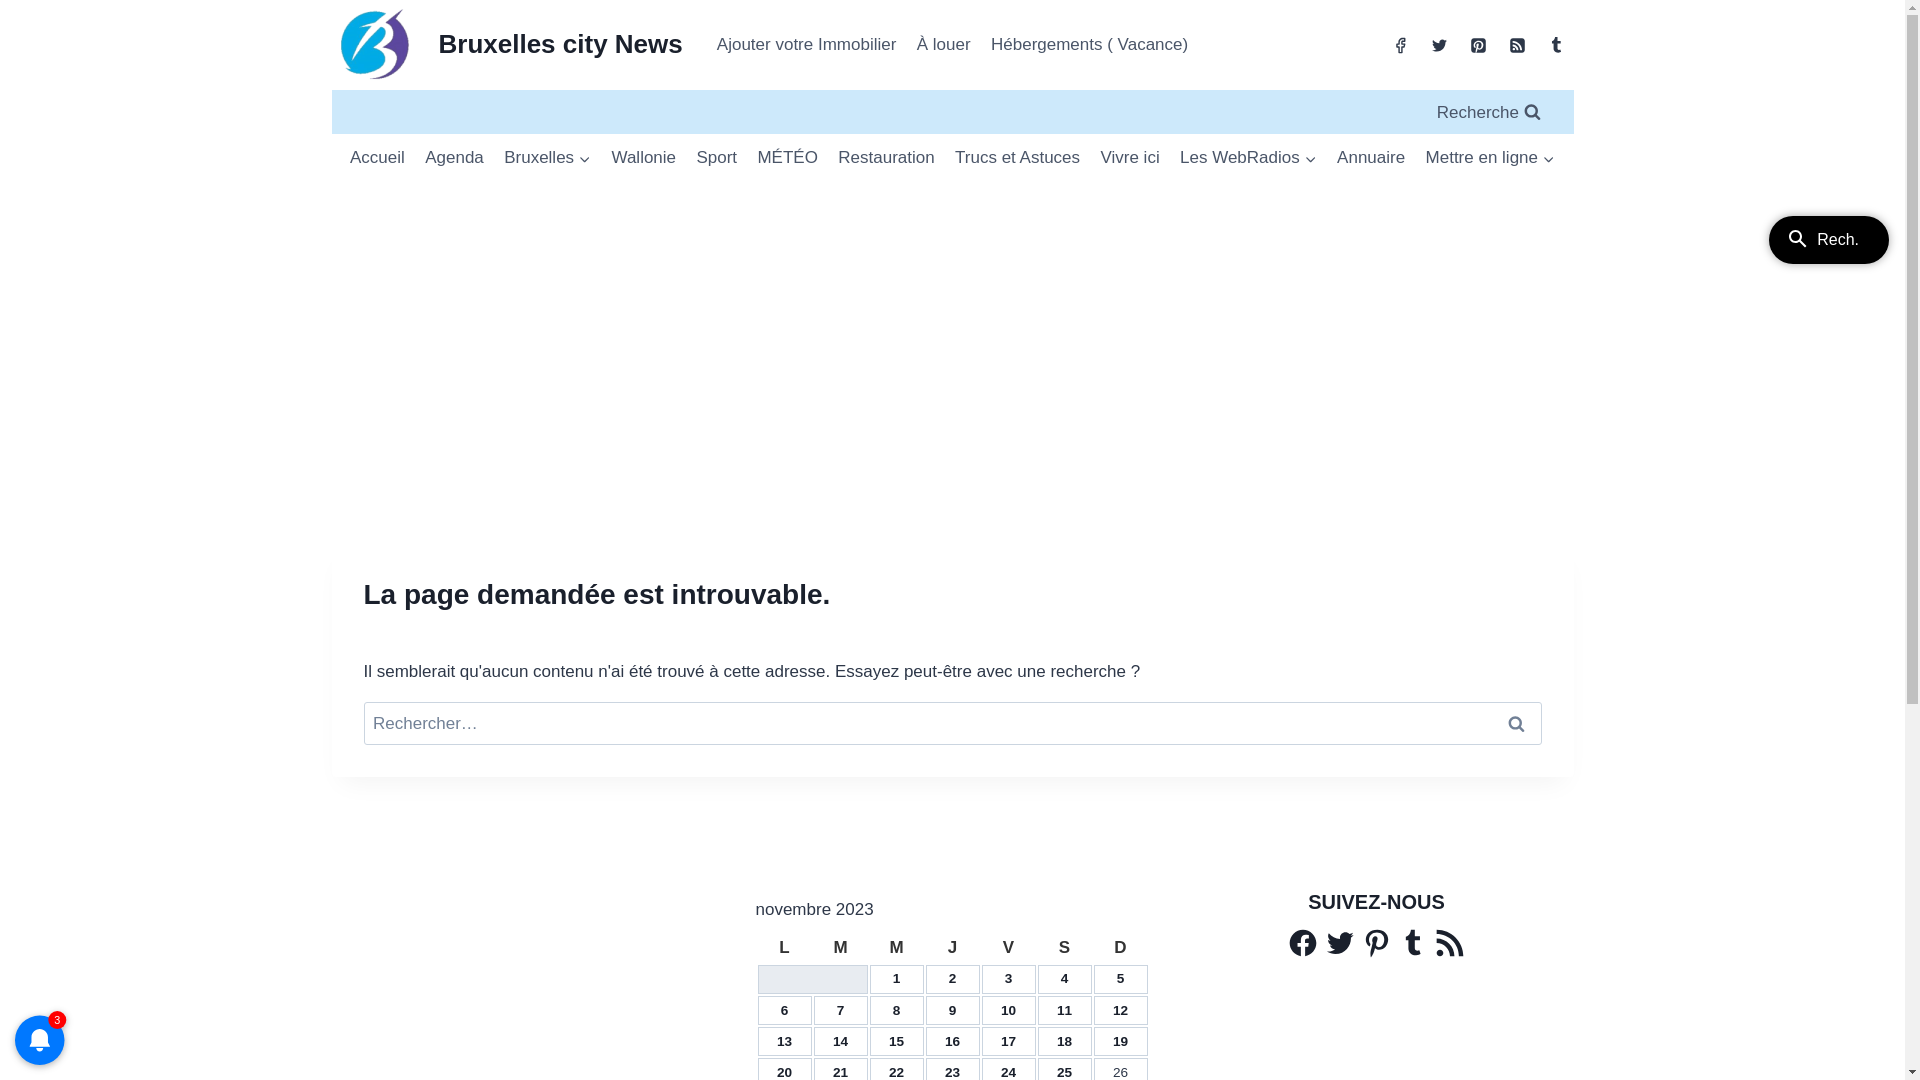 The height and width of the screenshot is (1080, 1920). Describe the element at coordinates (1063, 1009) in the screenshot. I see `'11'` at that location.